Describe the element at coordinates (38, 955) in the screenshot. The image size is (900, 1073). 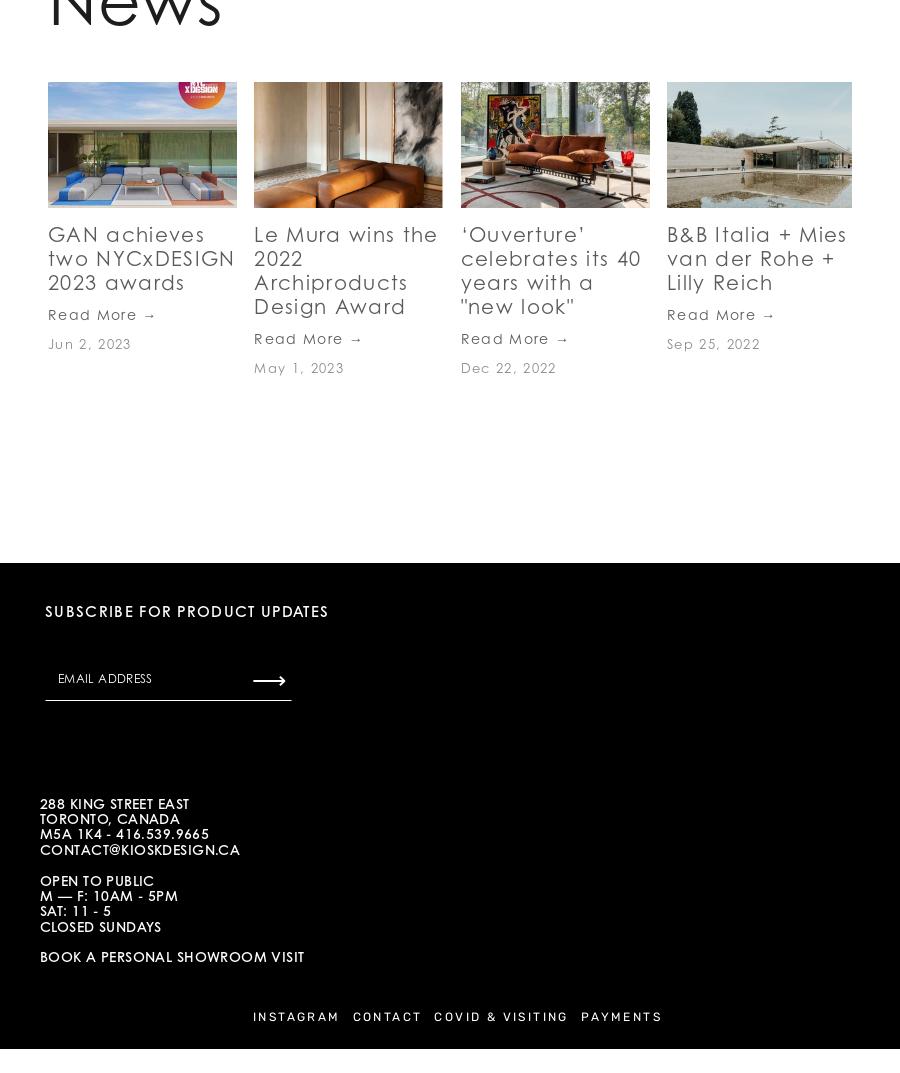
I see `'Book a personal showroom visit'` at that location.